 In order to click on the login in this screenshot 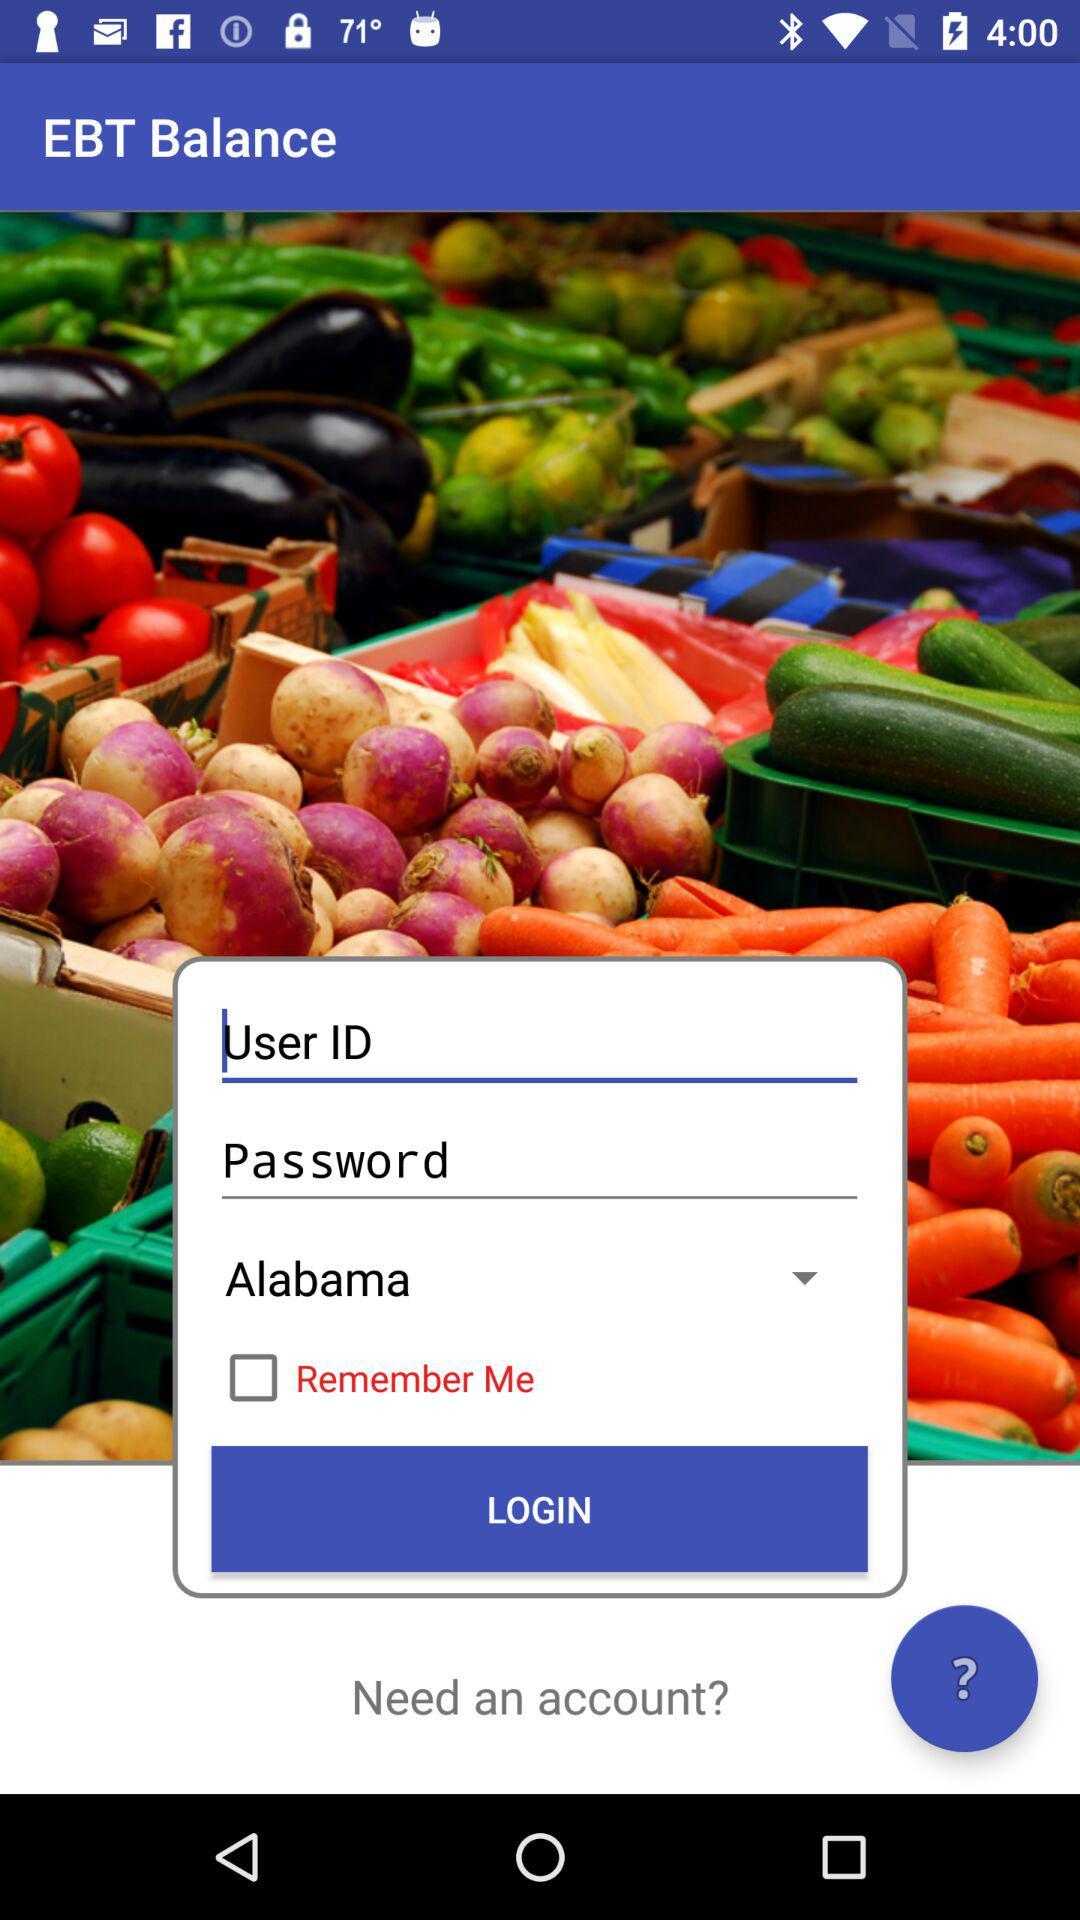, I will do `click(538, 1508)`.